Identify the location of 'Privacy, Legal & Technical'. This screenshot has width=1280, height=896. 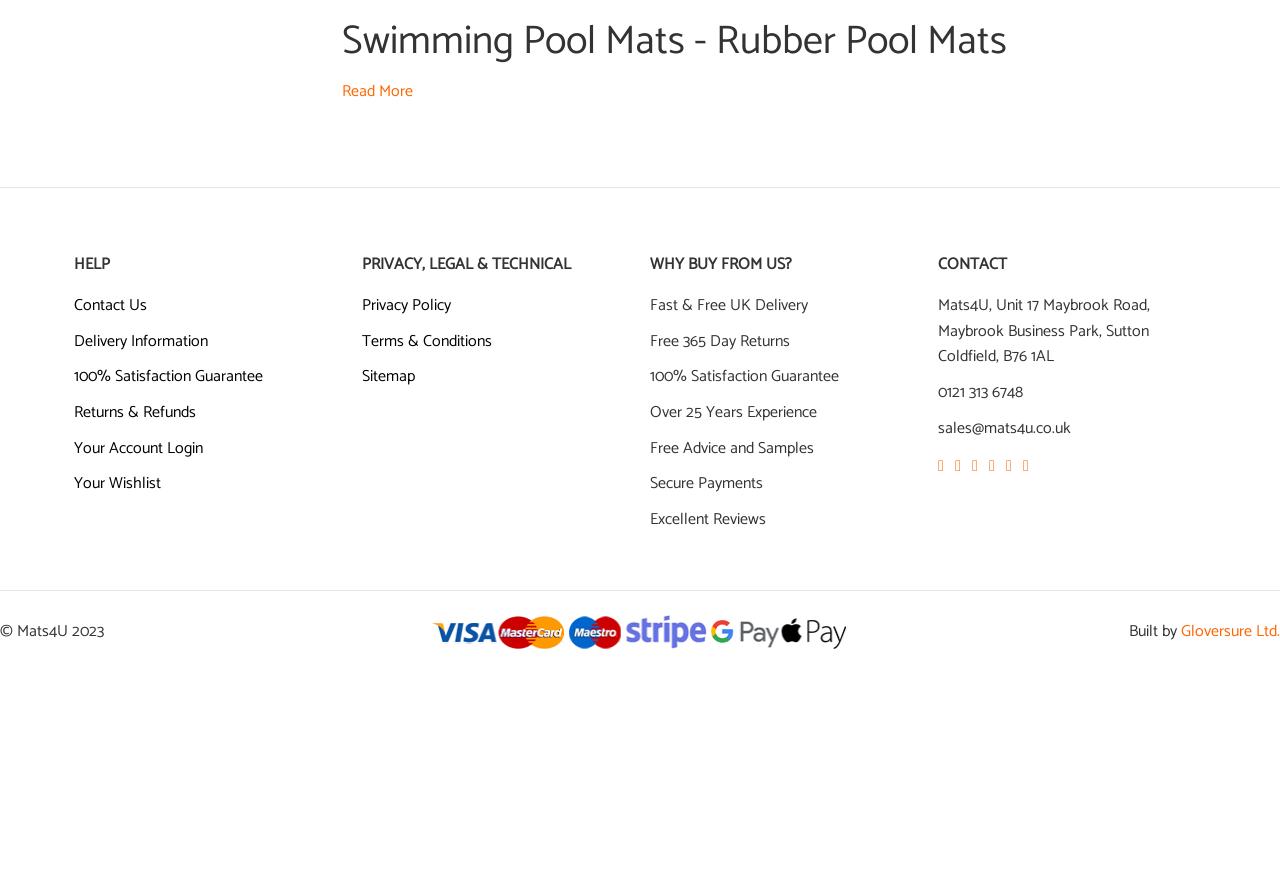
(465, 263).